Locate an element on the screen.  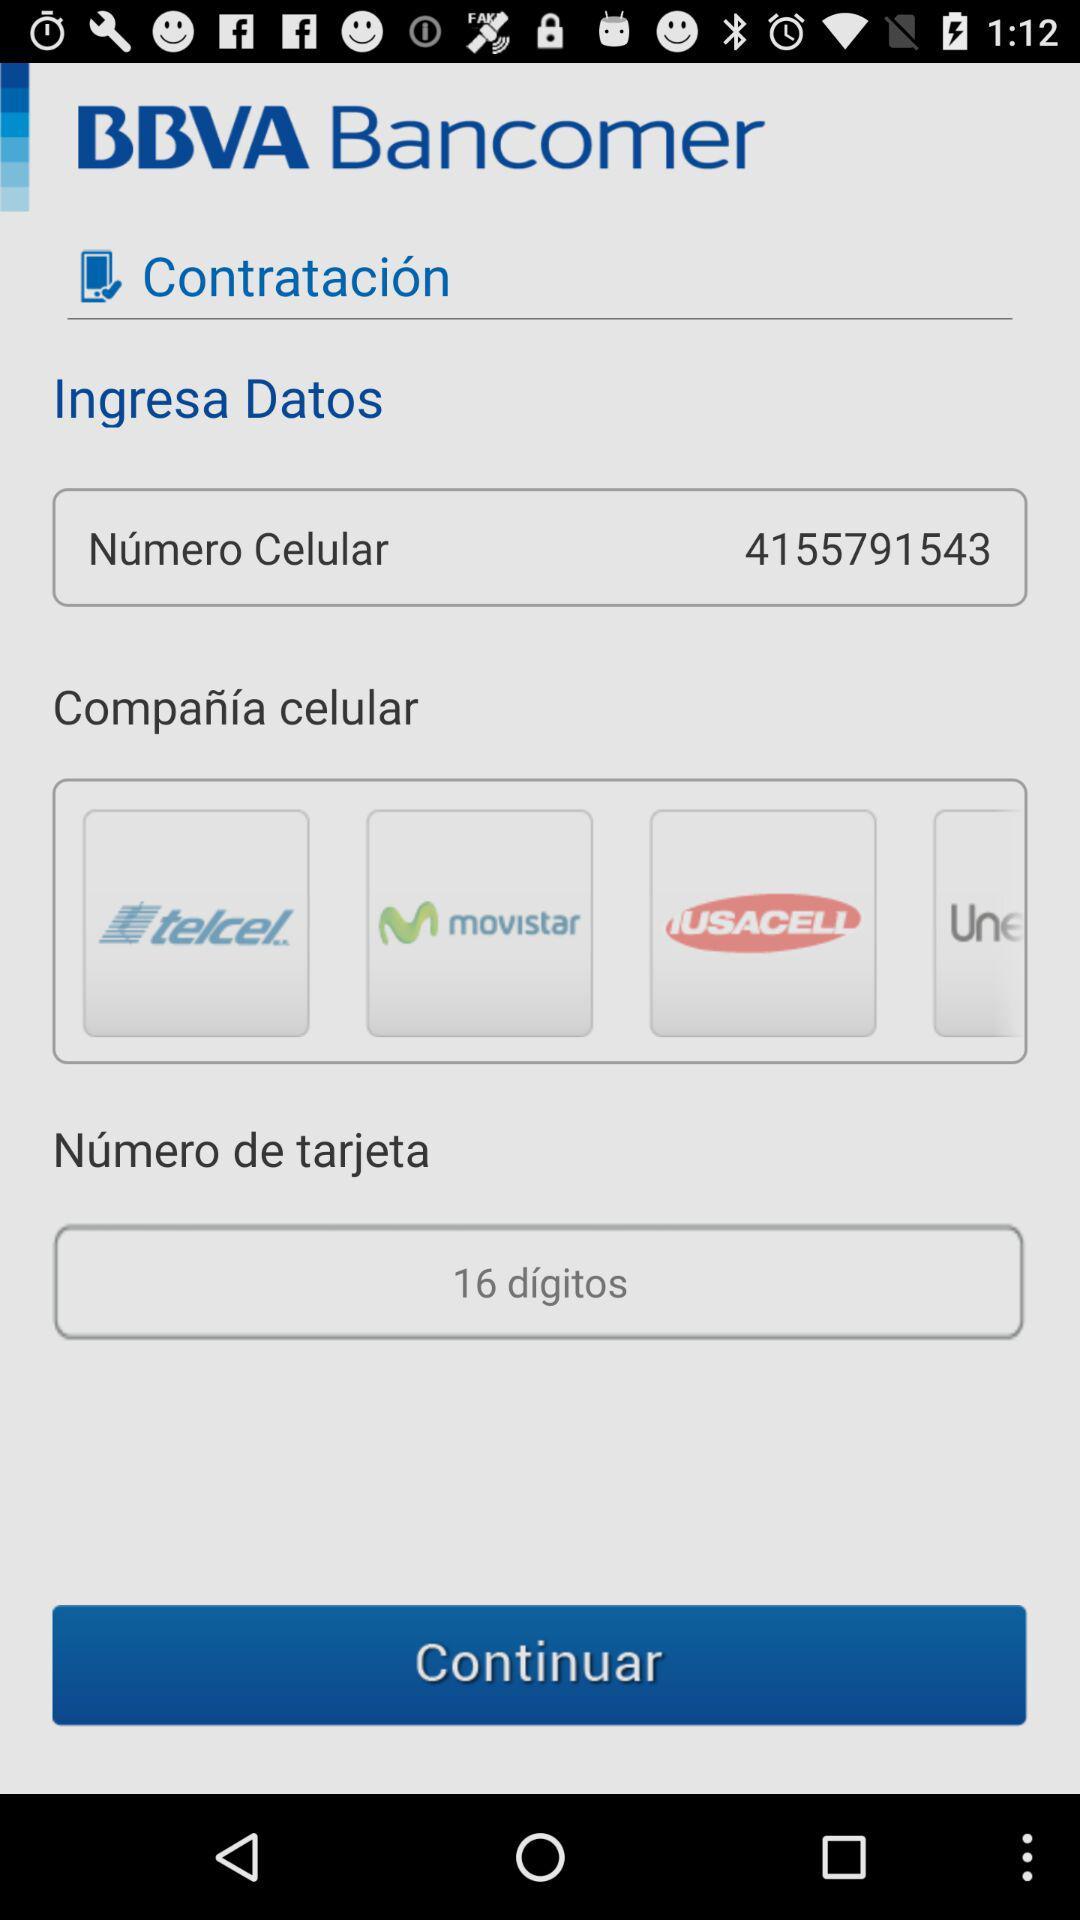
digitos option is located at coordinates (540, 1281).